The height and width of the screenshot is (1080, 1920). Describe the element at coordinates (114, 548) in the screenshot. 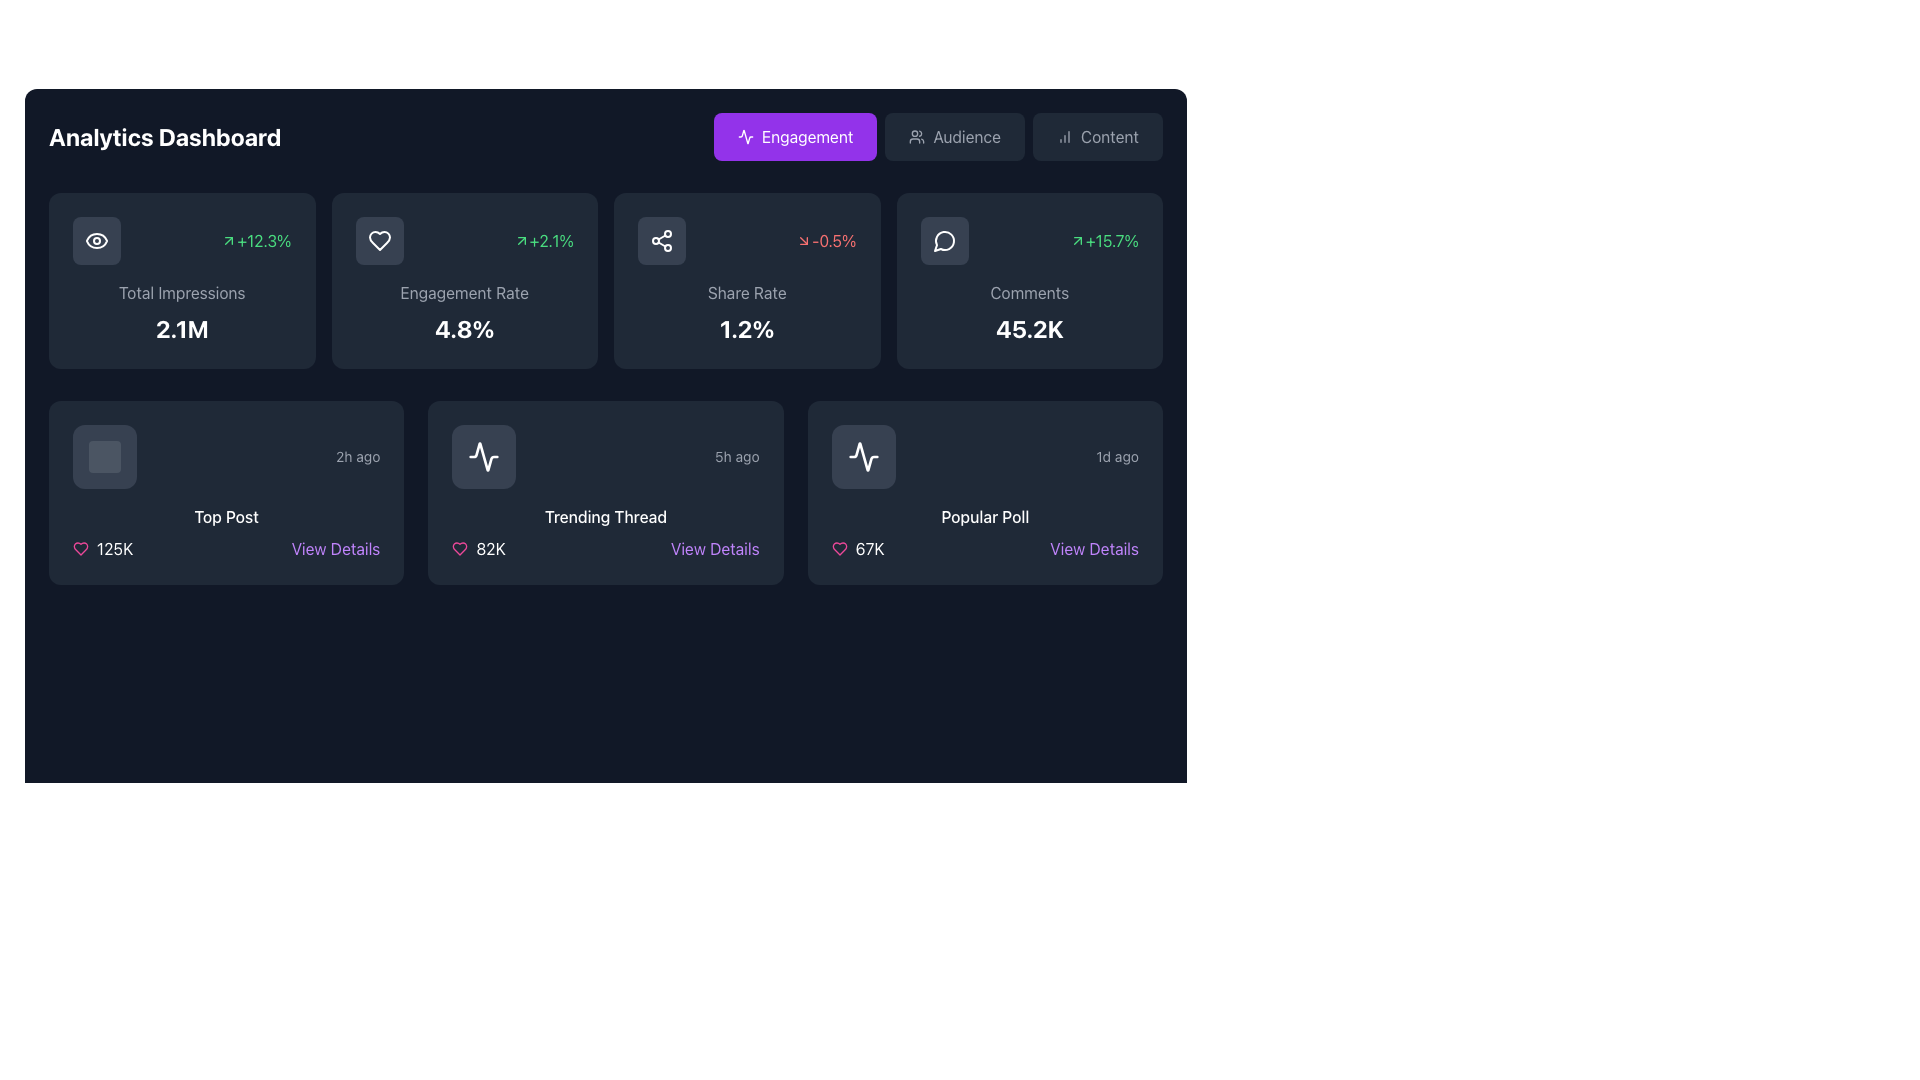

I see `the text label displaying '125K' in bold white font, located below the 'Top Post' label and adjacent to a pink heart icon, part of the first card in the bottom row of the dashboard` at that location.